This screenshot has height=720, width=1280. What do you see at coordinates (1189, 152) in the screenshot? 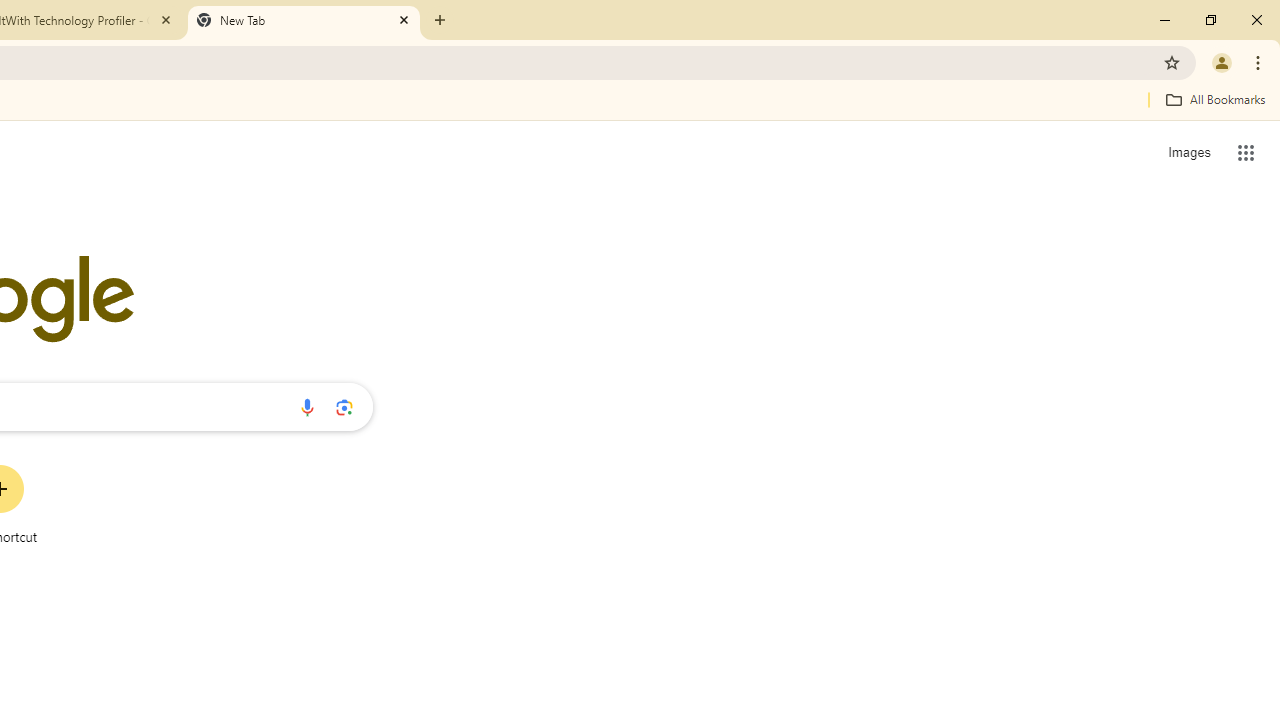
I see `'Search for Images '` at bounding box center [1189, 152].